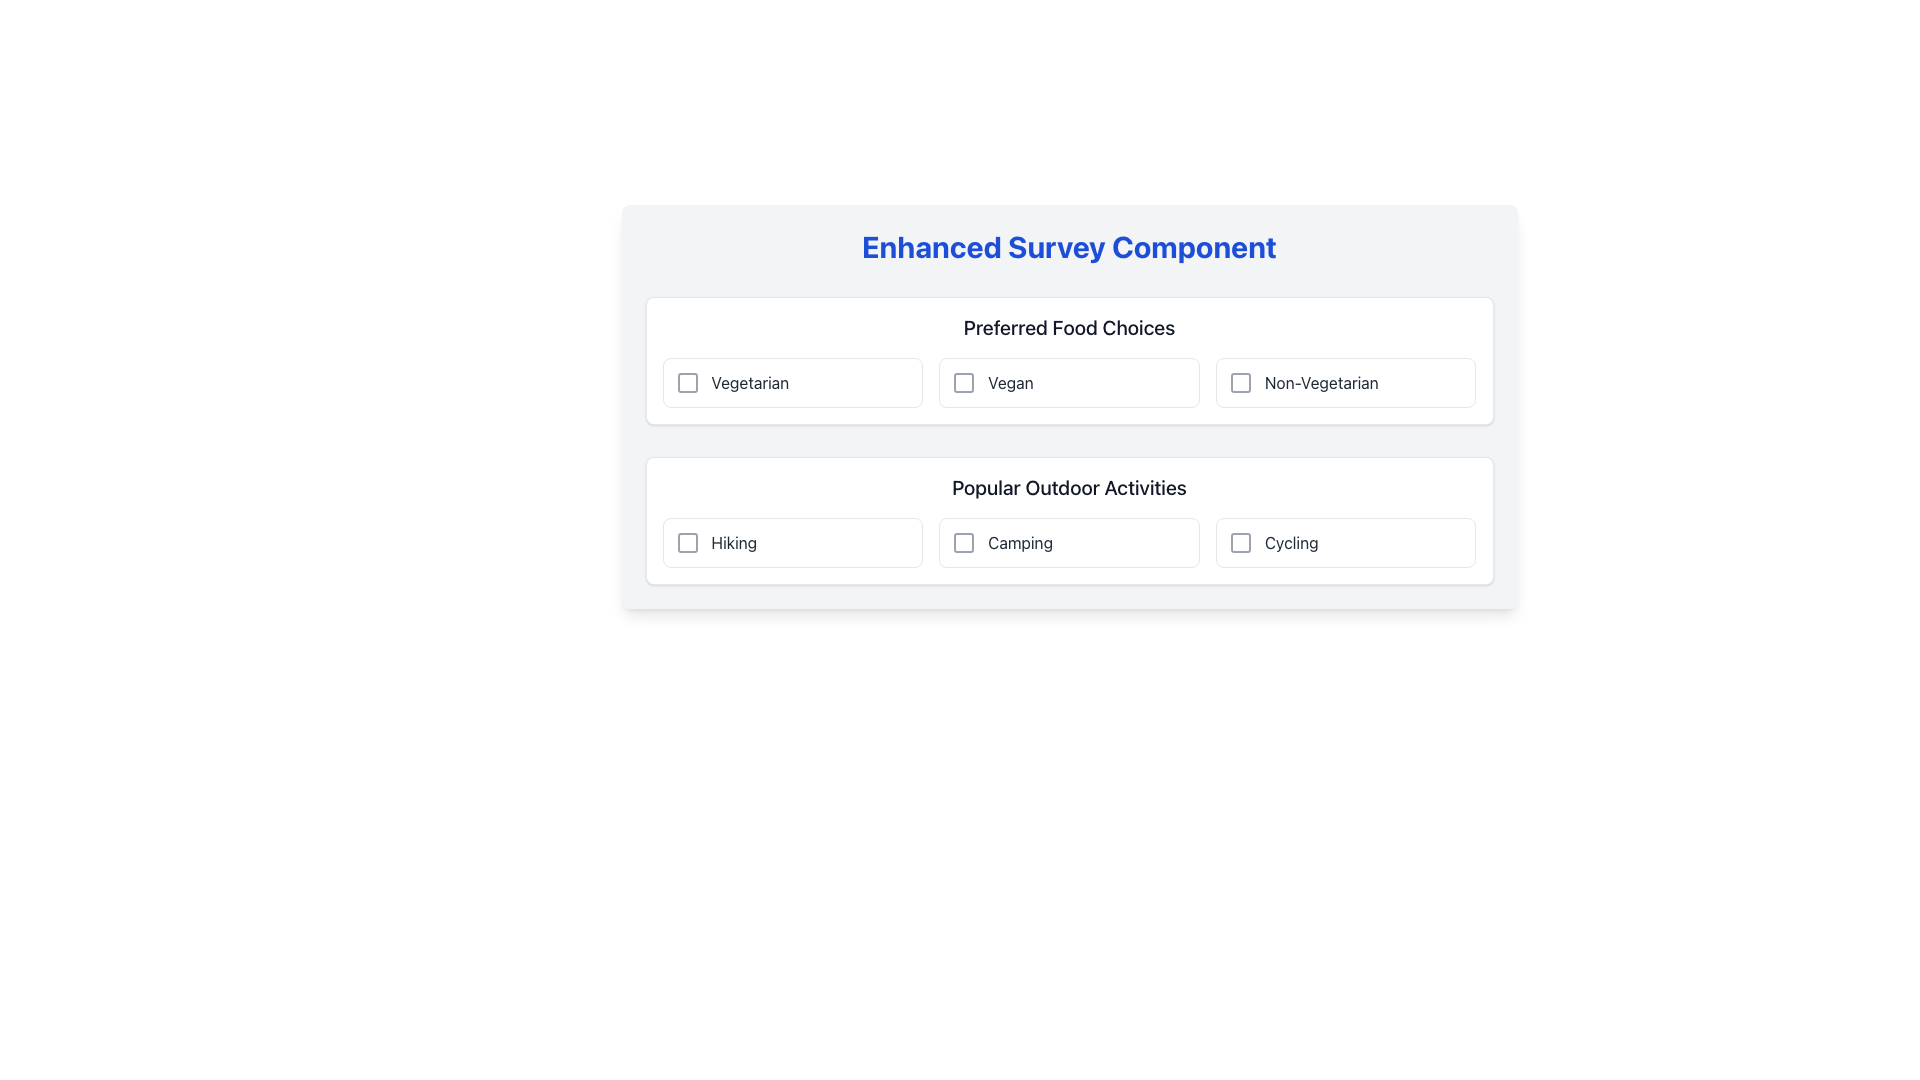 The width and height of the screenshot is (1920, 1080). Describe the element at coordinates (1239, 382) in the screenshot. I see `the 'Non-Vegetarian' icon` at that location.